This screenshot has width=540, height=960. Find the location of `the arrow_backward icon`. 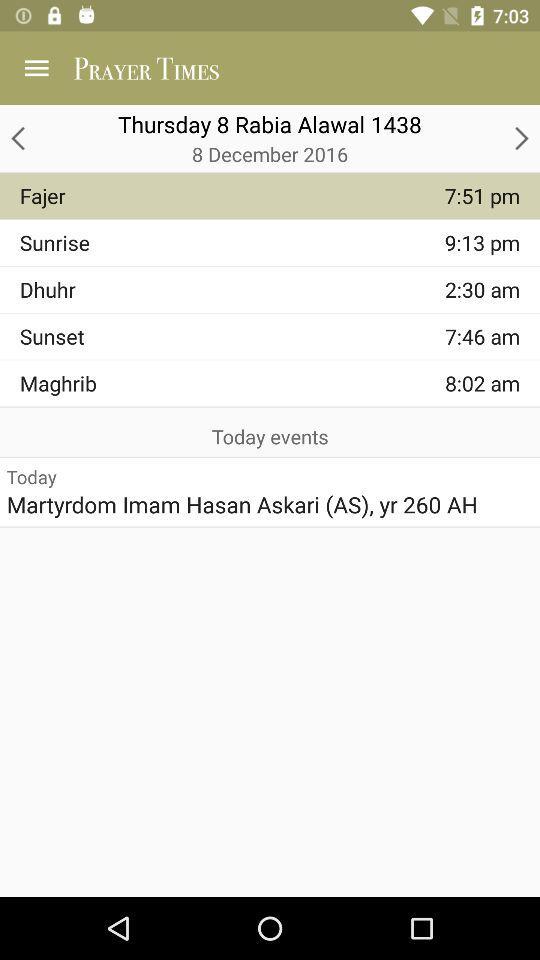

the arrow_backward icon is located at coordinates (18, 137).